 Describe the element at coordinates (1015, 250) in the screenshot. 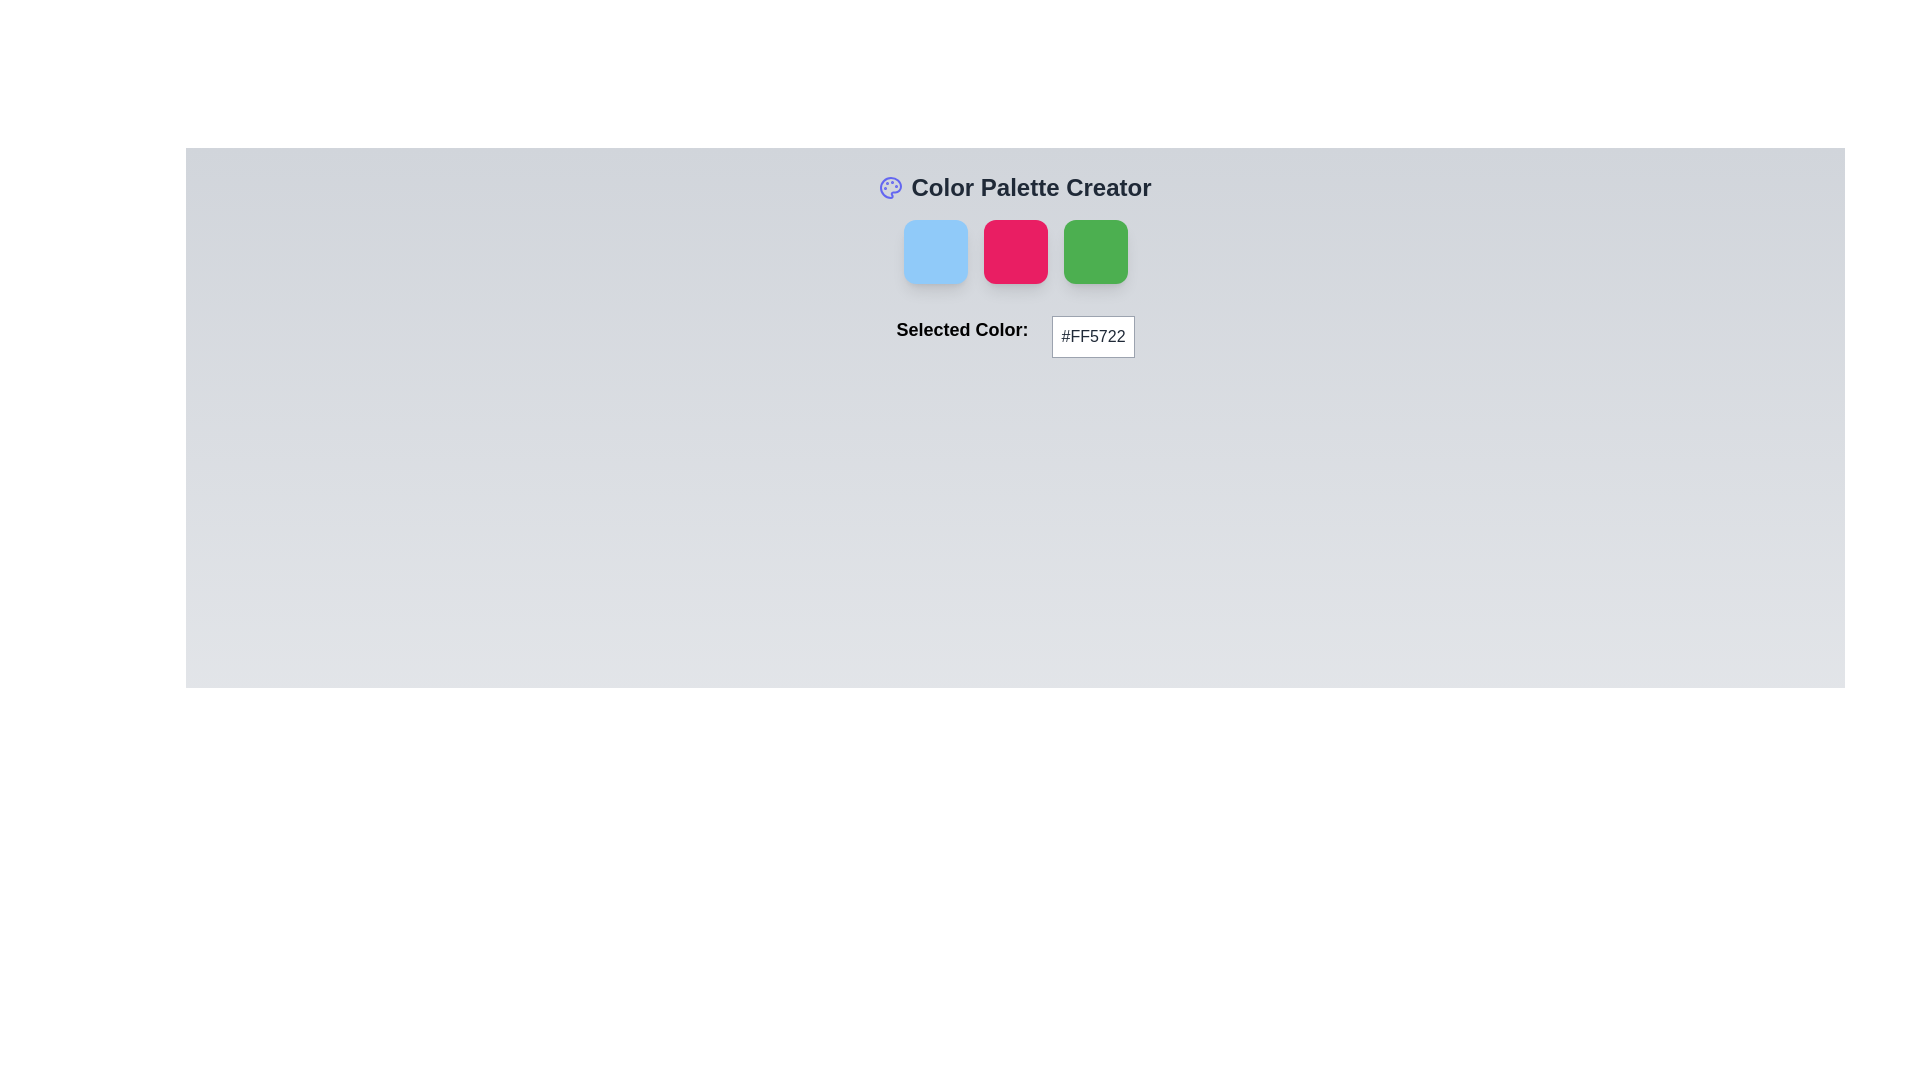

I see `the second interactive color palette tile in the 'Color Palette Creator' section` at that location.